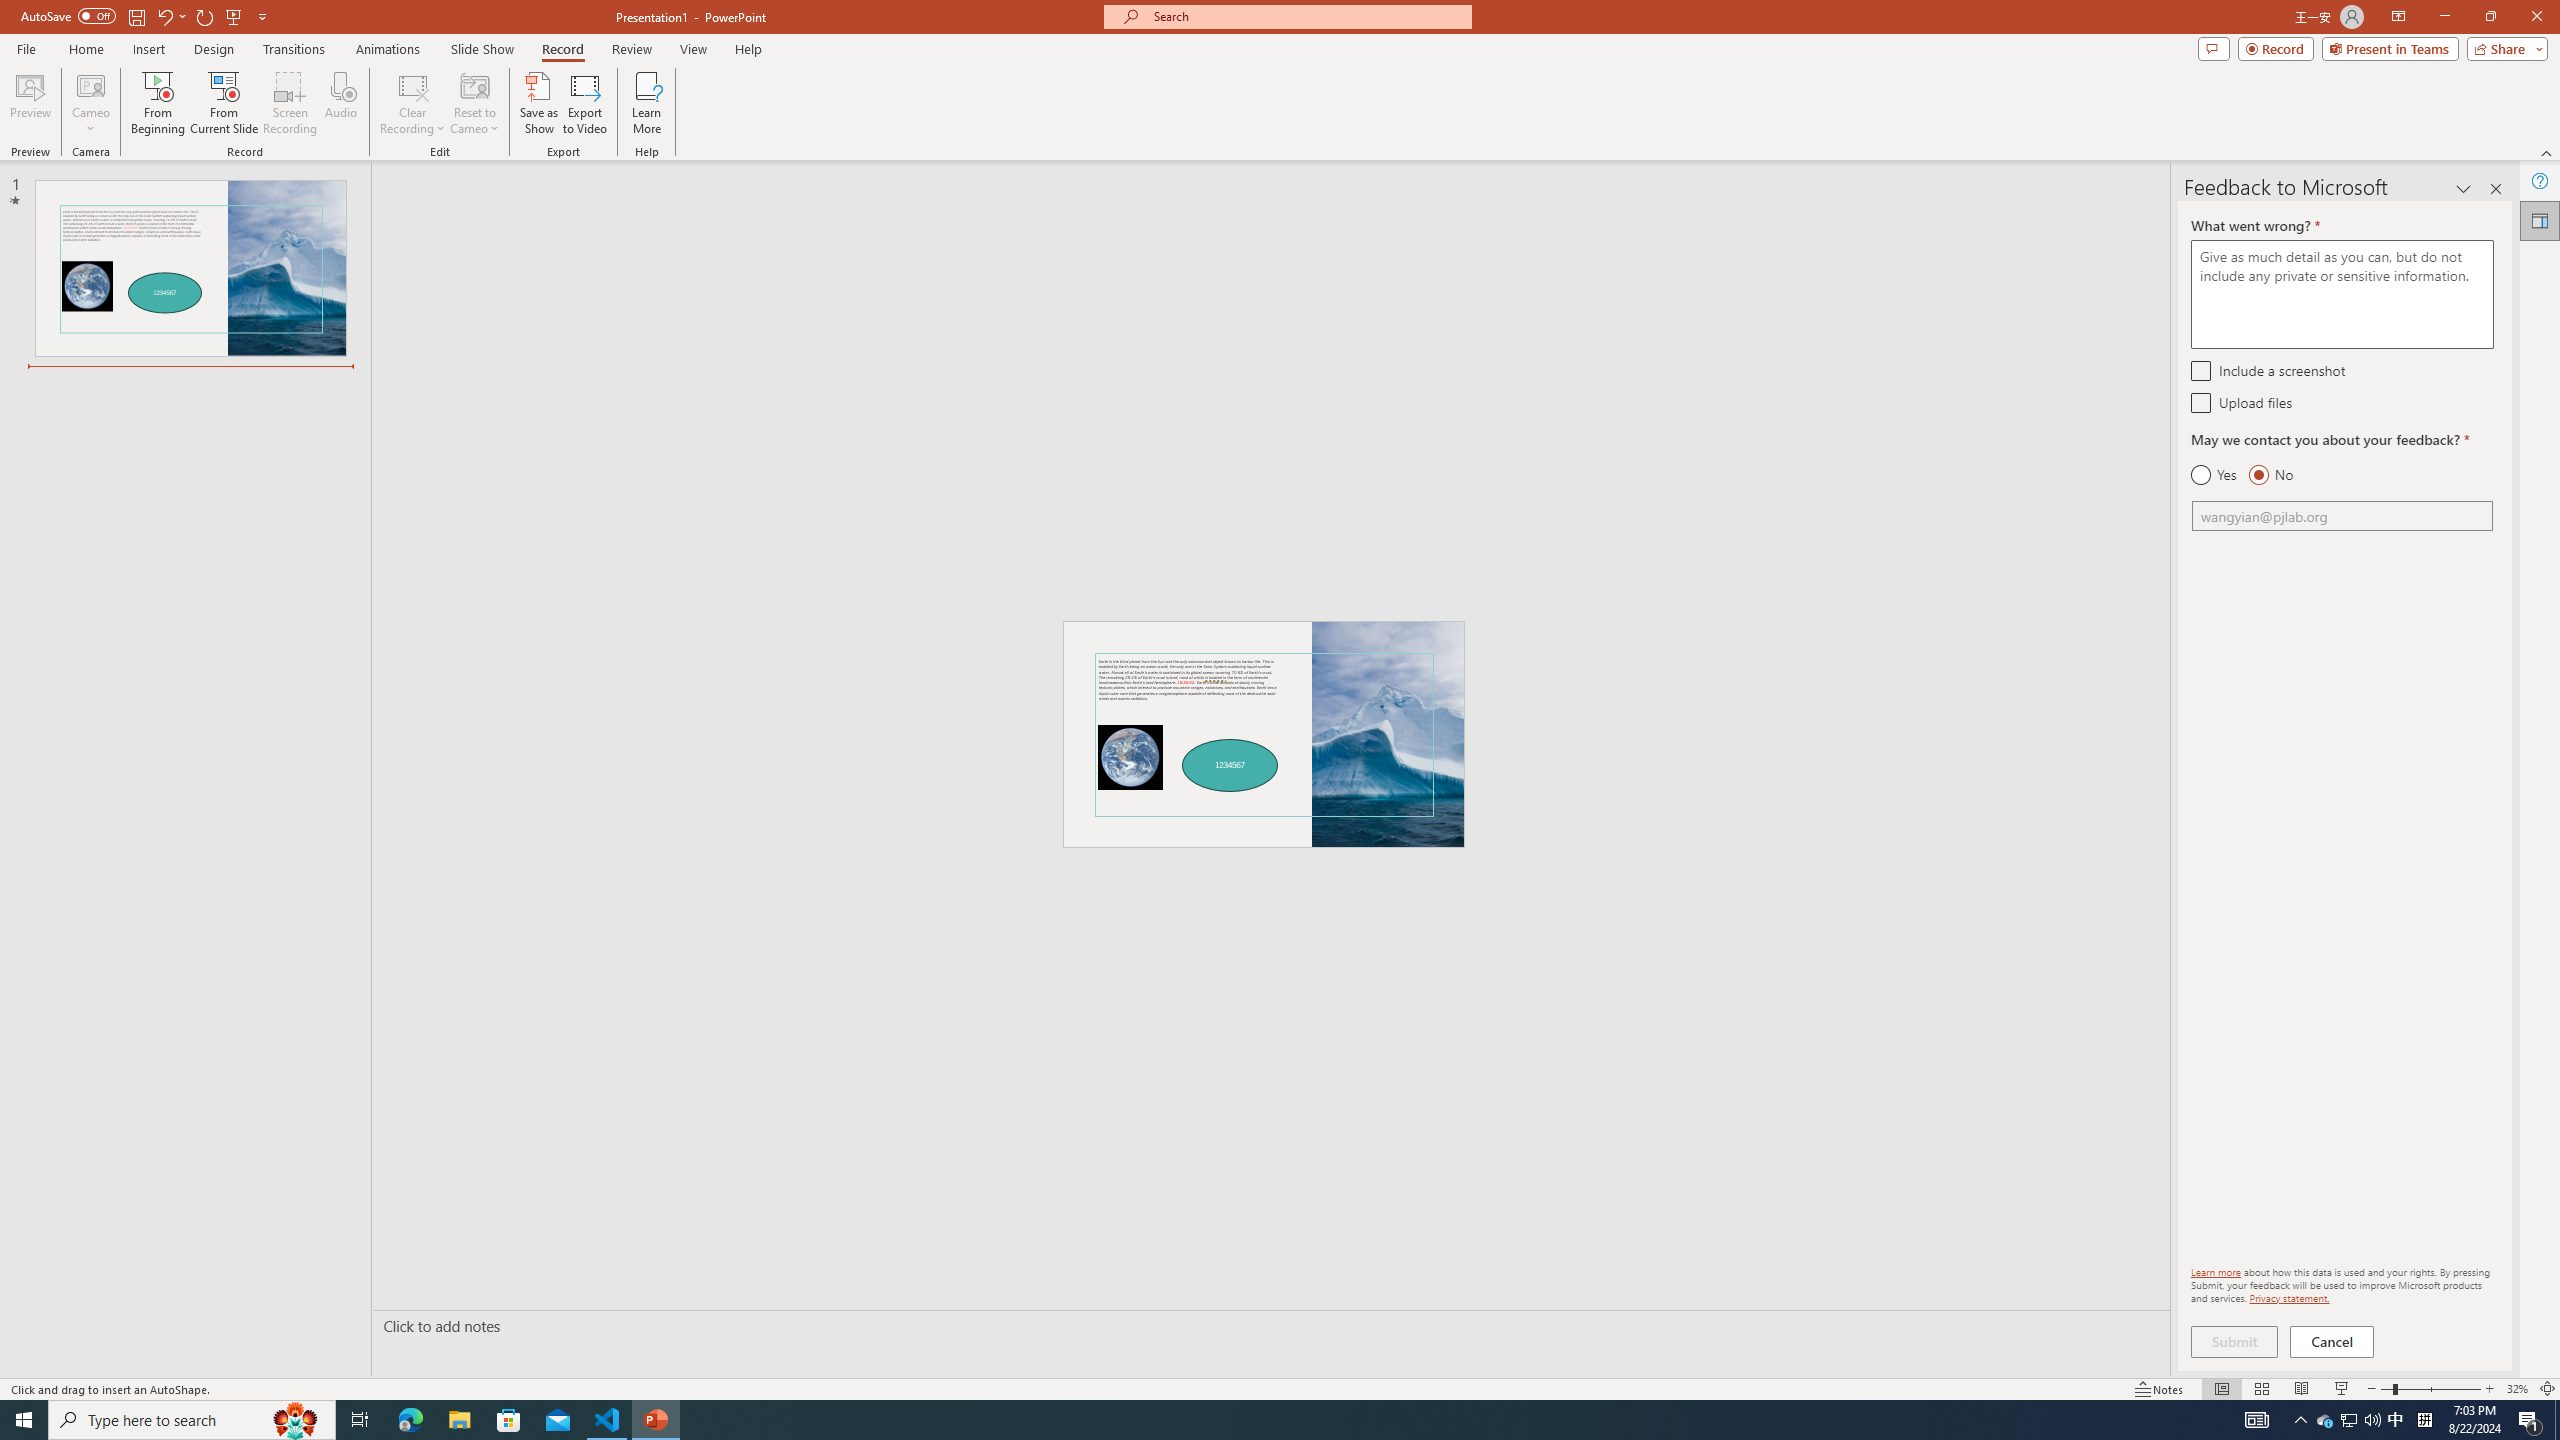 The height and width of the screenshot is (1440, 2560). Describe the element at coordinates (473, 103) in the screenshot. I see `'Reset to Cameo'` at that location.